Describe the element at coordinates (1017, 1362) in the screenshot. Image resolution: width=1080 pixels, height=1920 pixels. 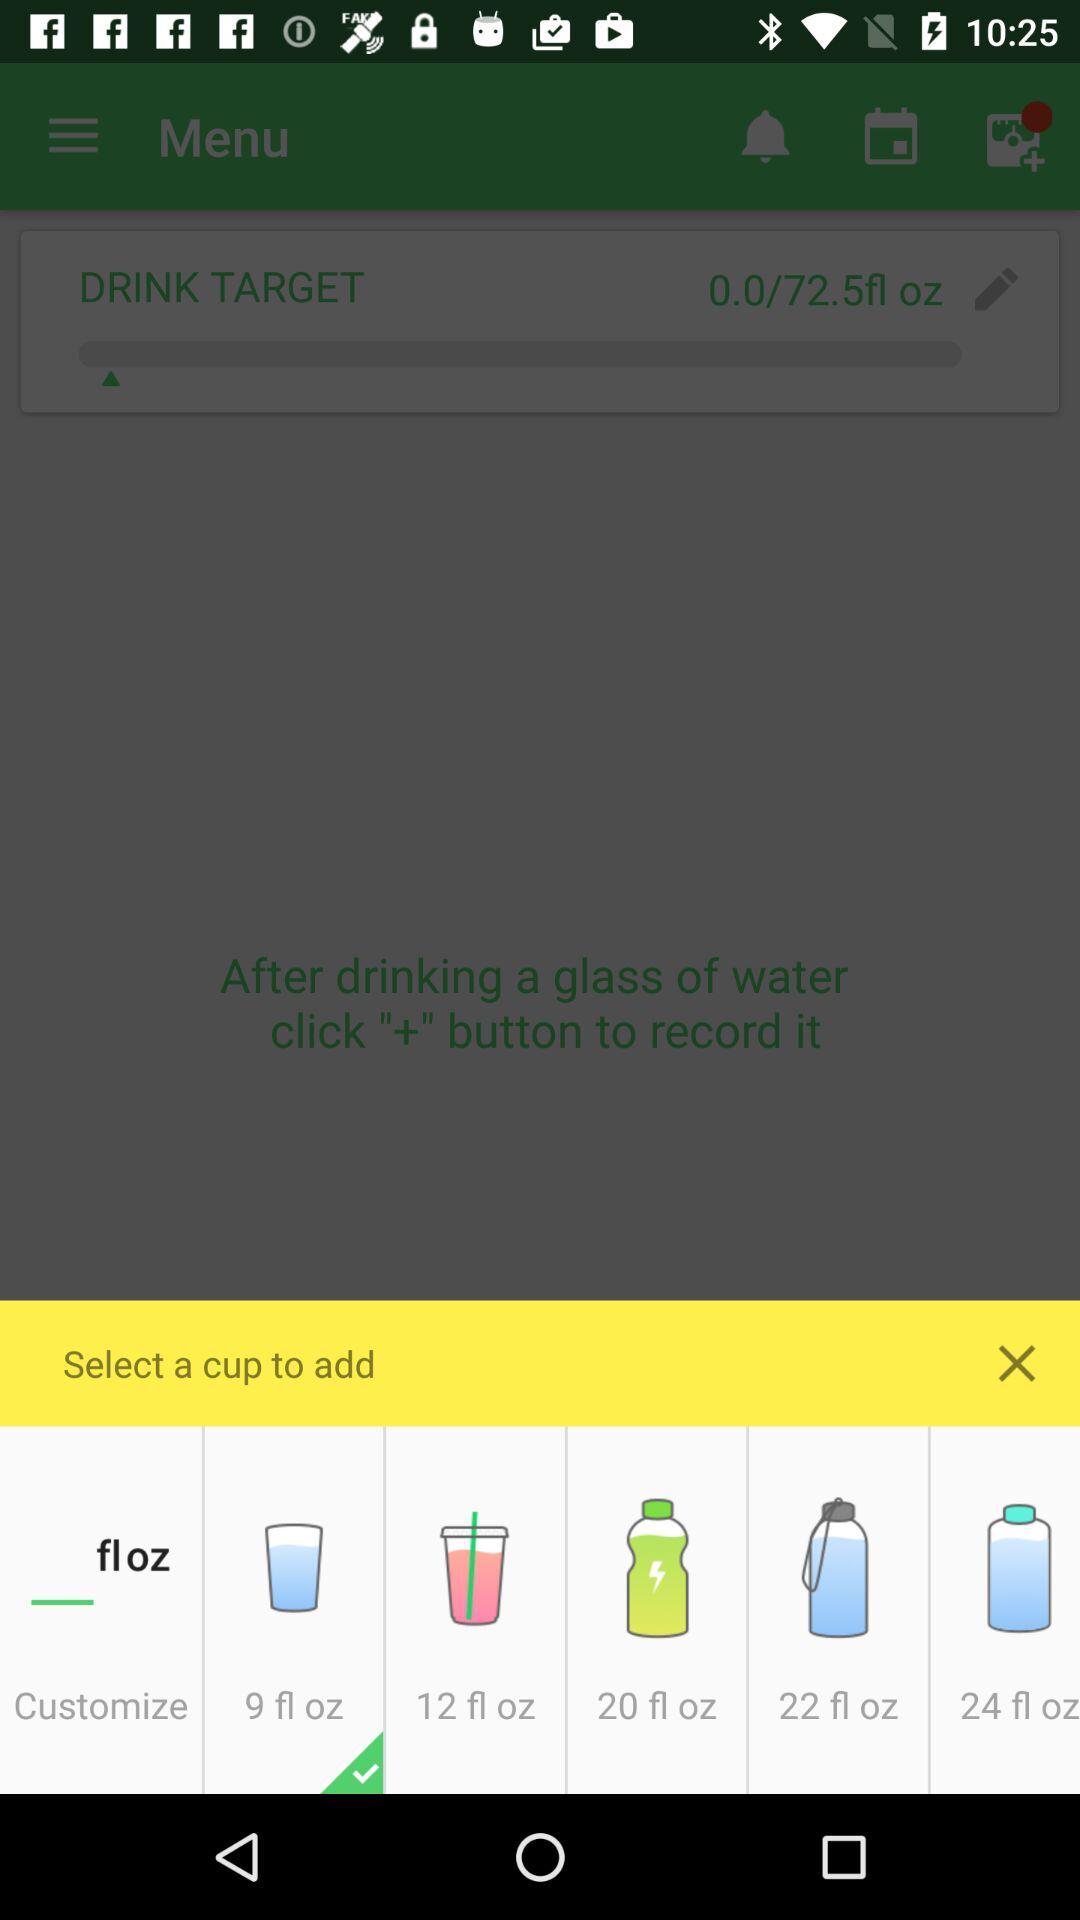
I see `exit out` at that location.